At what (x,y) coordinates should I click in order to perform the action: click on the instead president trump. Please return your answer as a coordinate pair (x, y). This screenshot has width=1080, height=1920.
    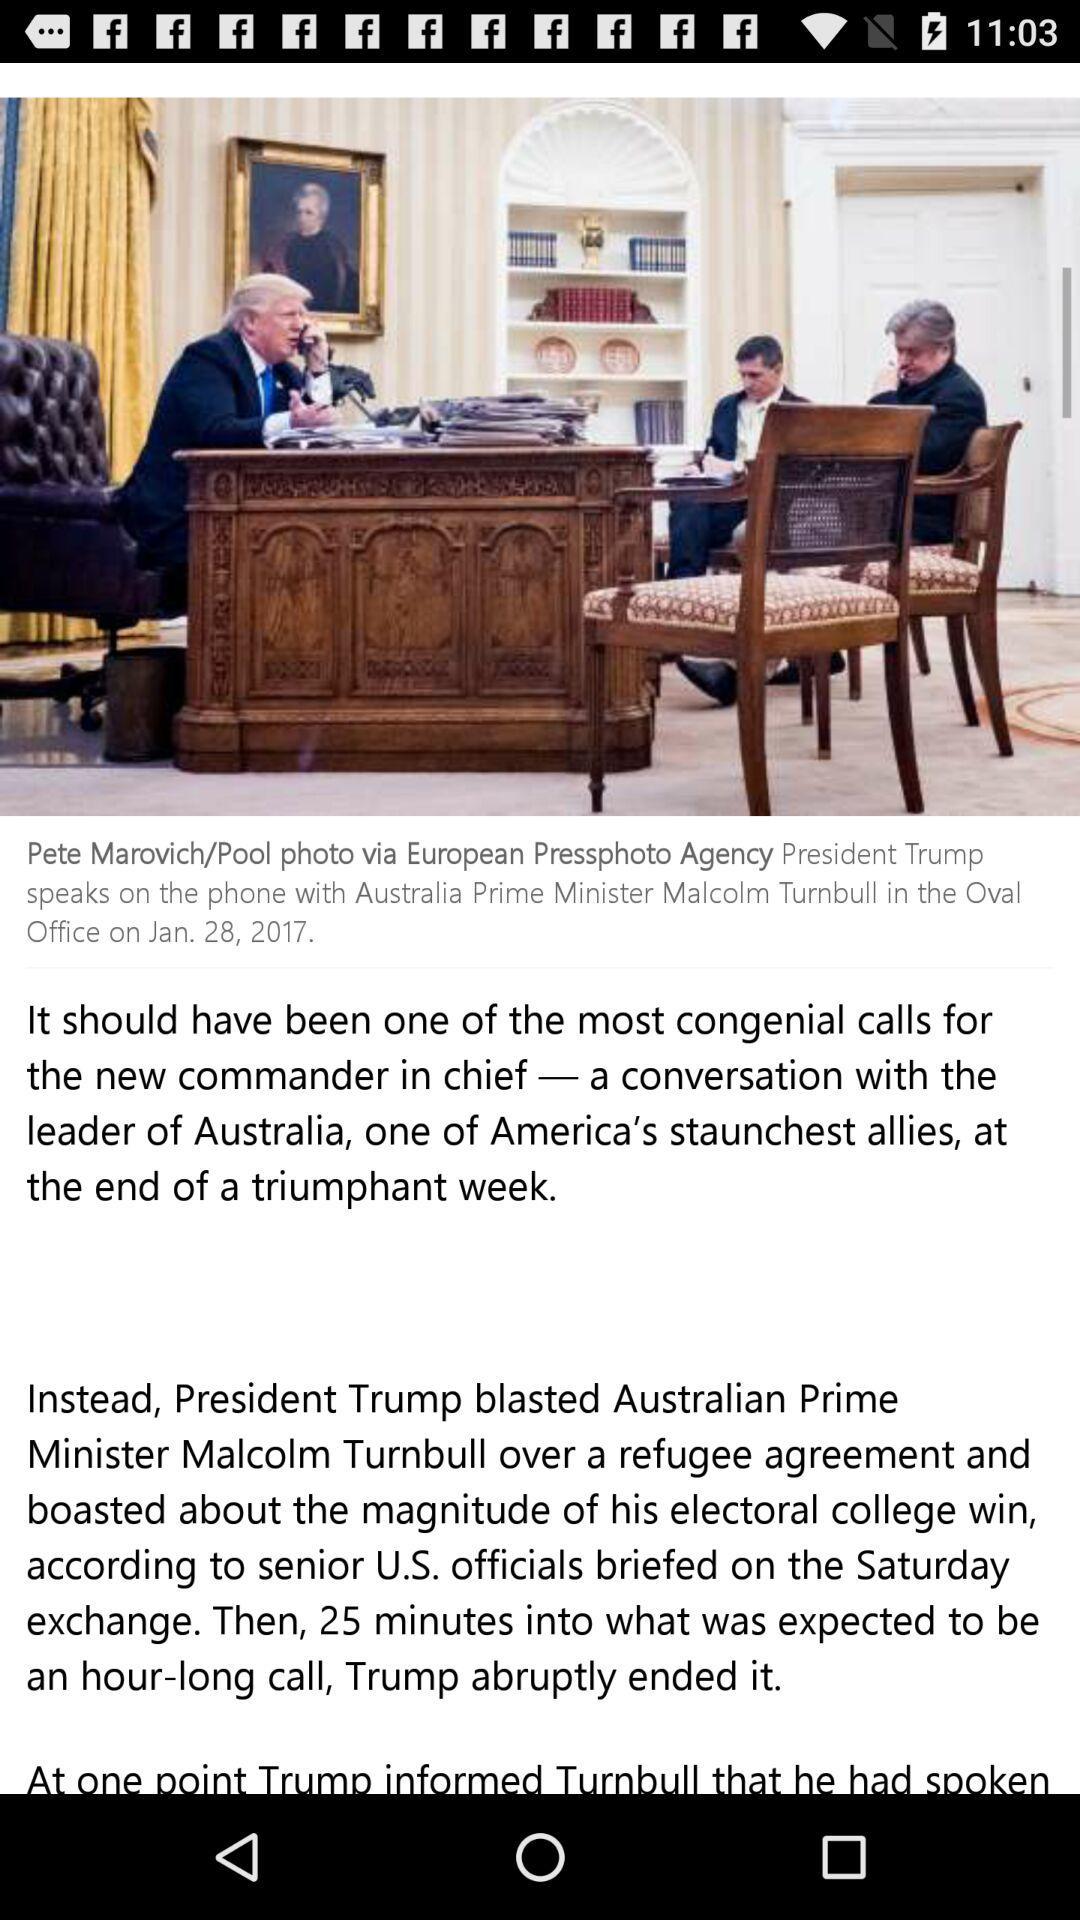
    Looking at the image, I should click on (540, 1578).